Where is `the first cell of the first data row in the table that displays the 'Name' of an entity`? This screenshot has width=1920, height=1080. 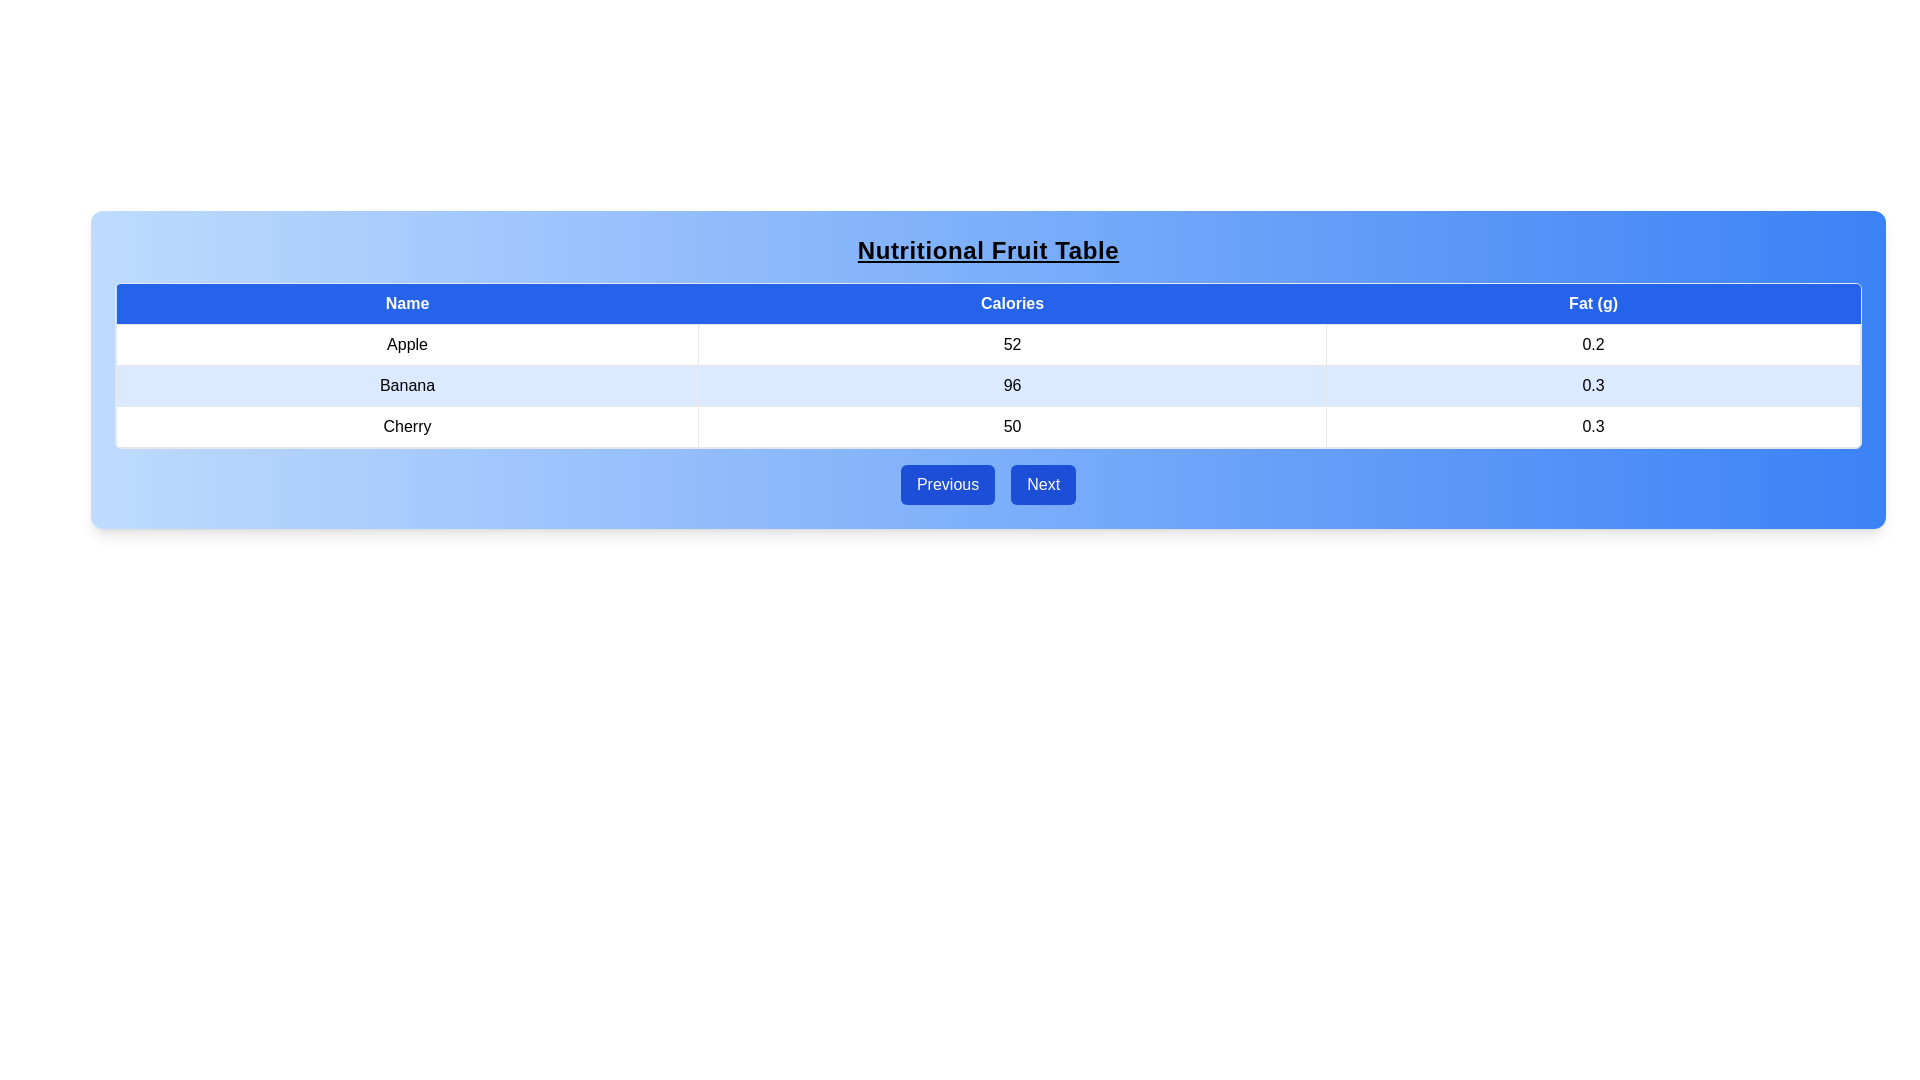
the first cell of the first data row in the table that displays the 'Name' of an entity is located at coordinates (406, 343).